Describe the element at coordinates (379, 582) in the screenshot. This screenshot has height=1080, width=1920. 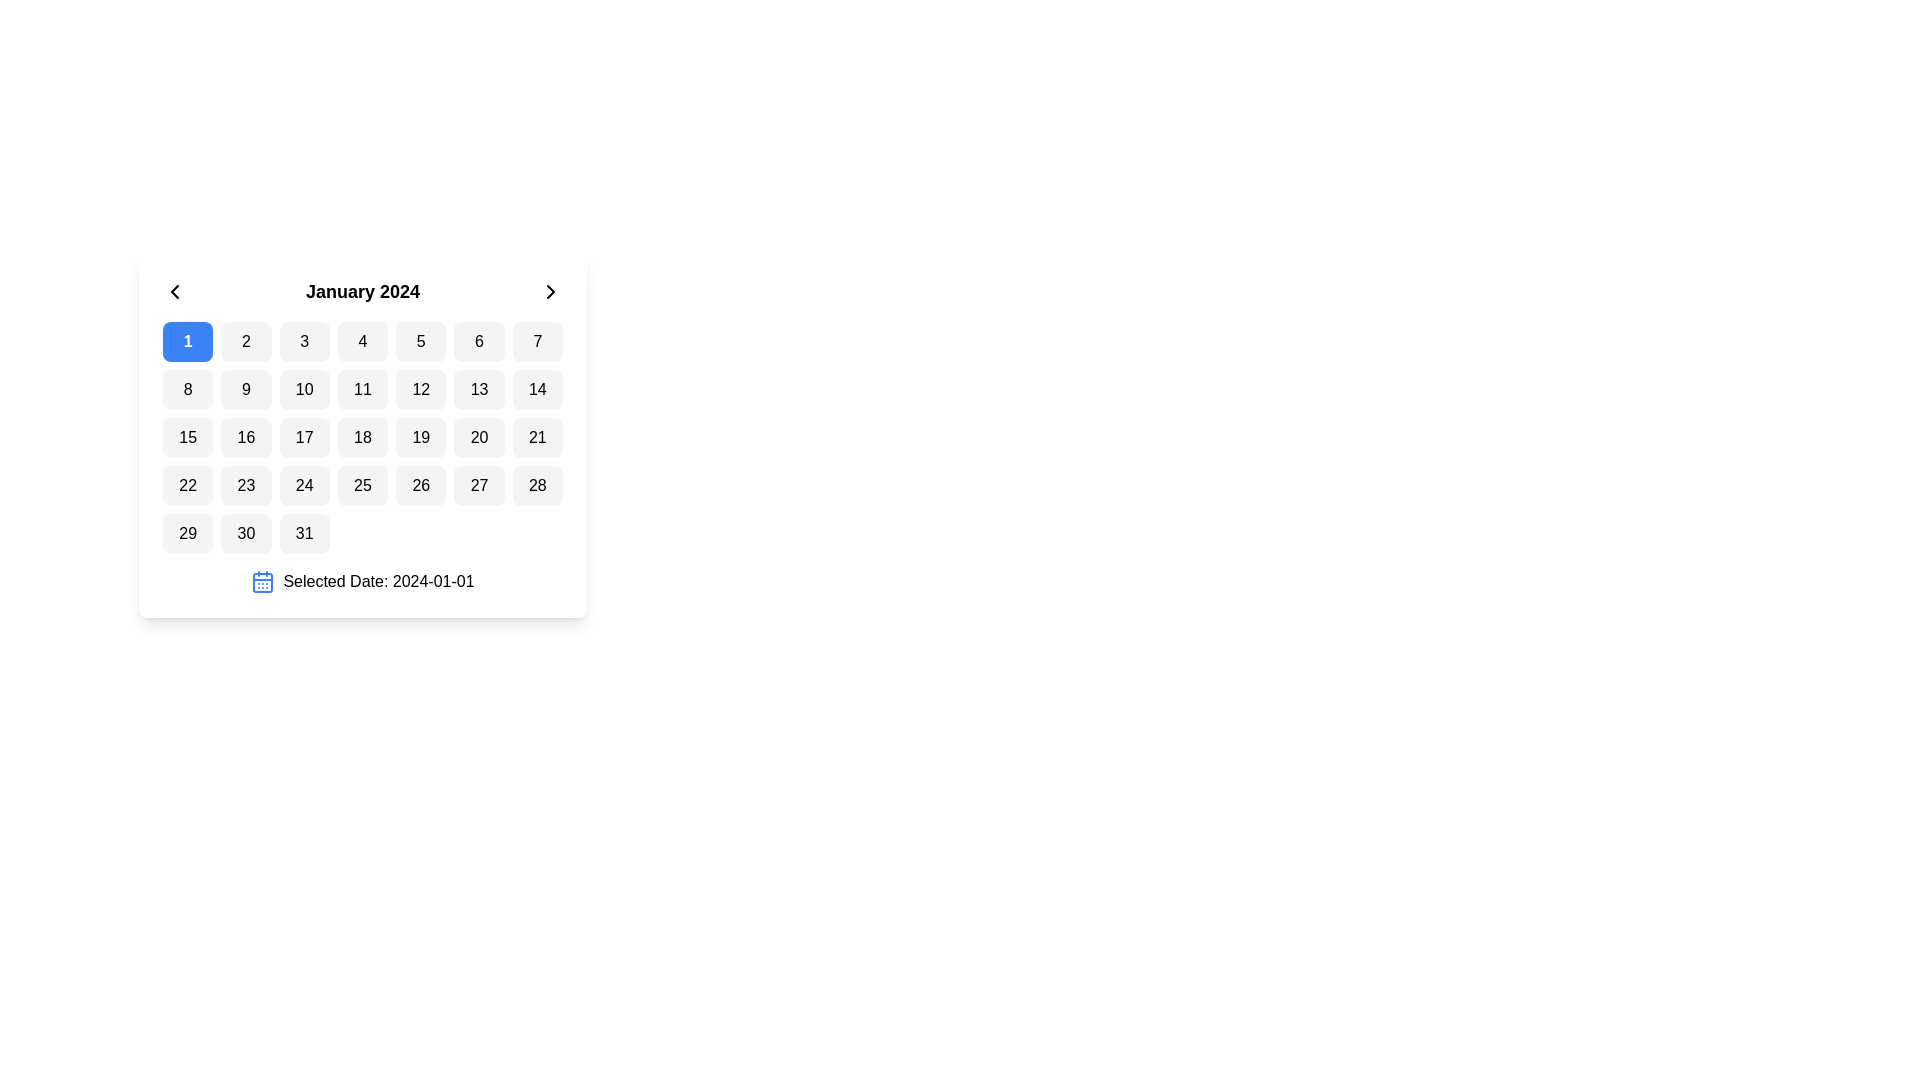
I see `displayed text 'Selected Date: 2024-01-01' from the Text label accompanied by a calendar icon located below the calendar interface` at that location.